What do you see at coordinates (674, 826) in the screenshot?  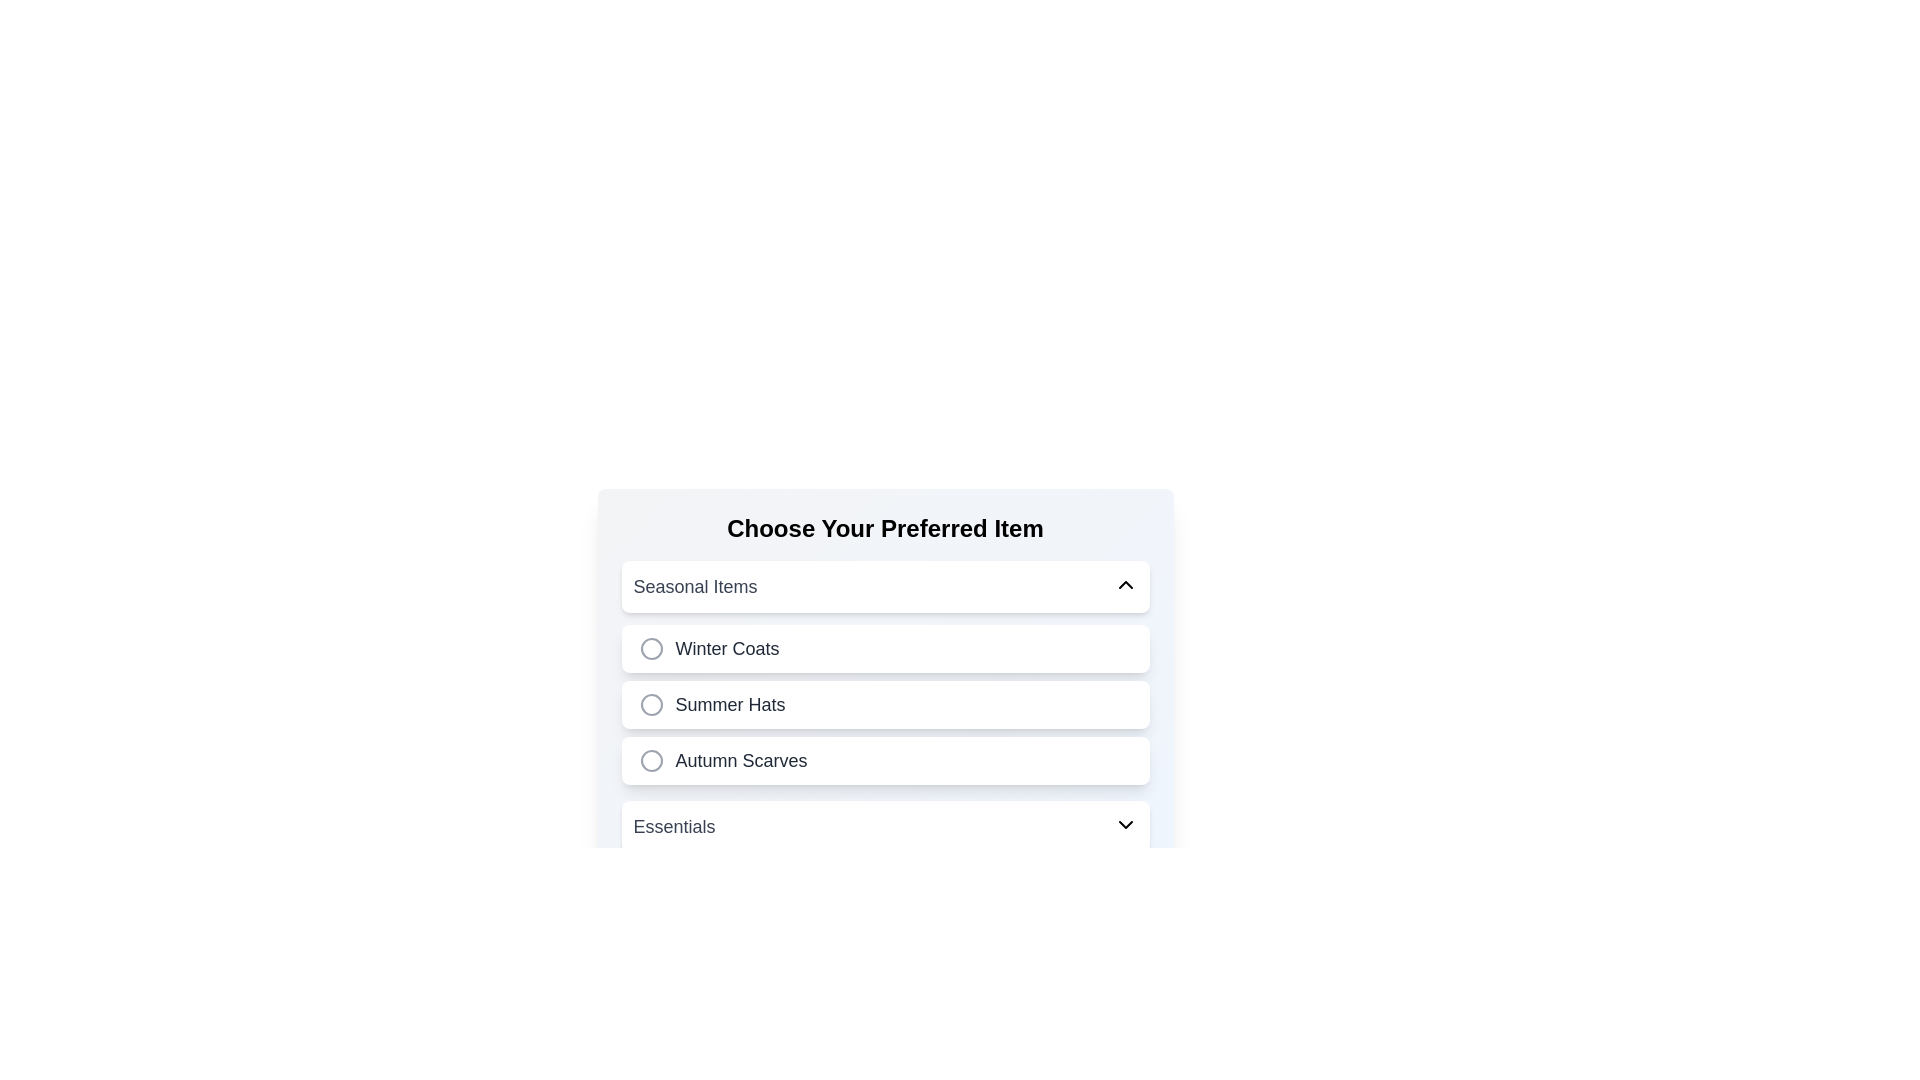 I see `the 'Essentials' text label, which is displayed in a medium-sized, gray font and positioned near the bottom right of the interface, to the left of a chevron arrow icon` at bounding box center [674, 826].